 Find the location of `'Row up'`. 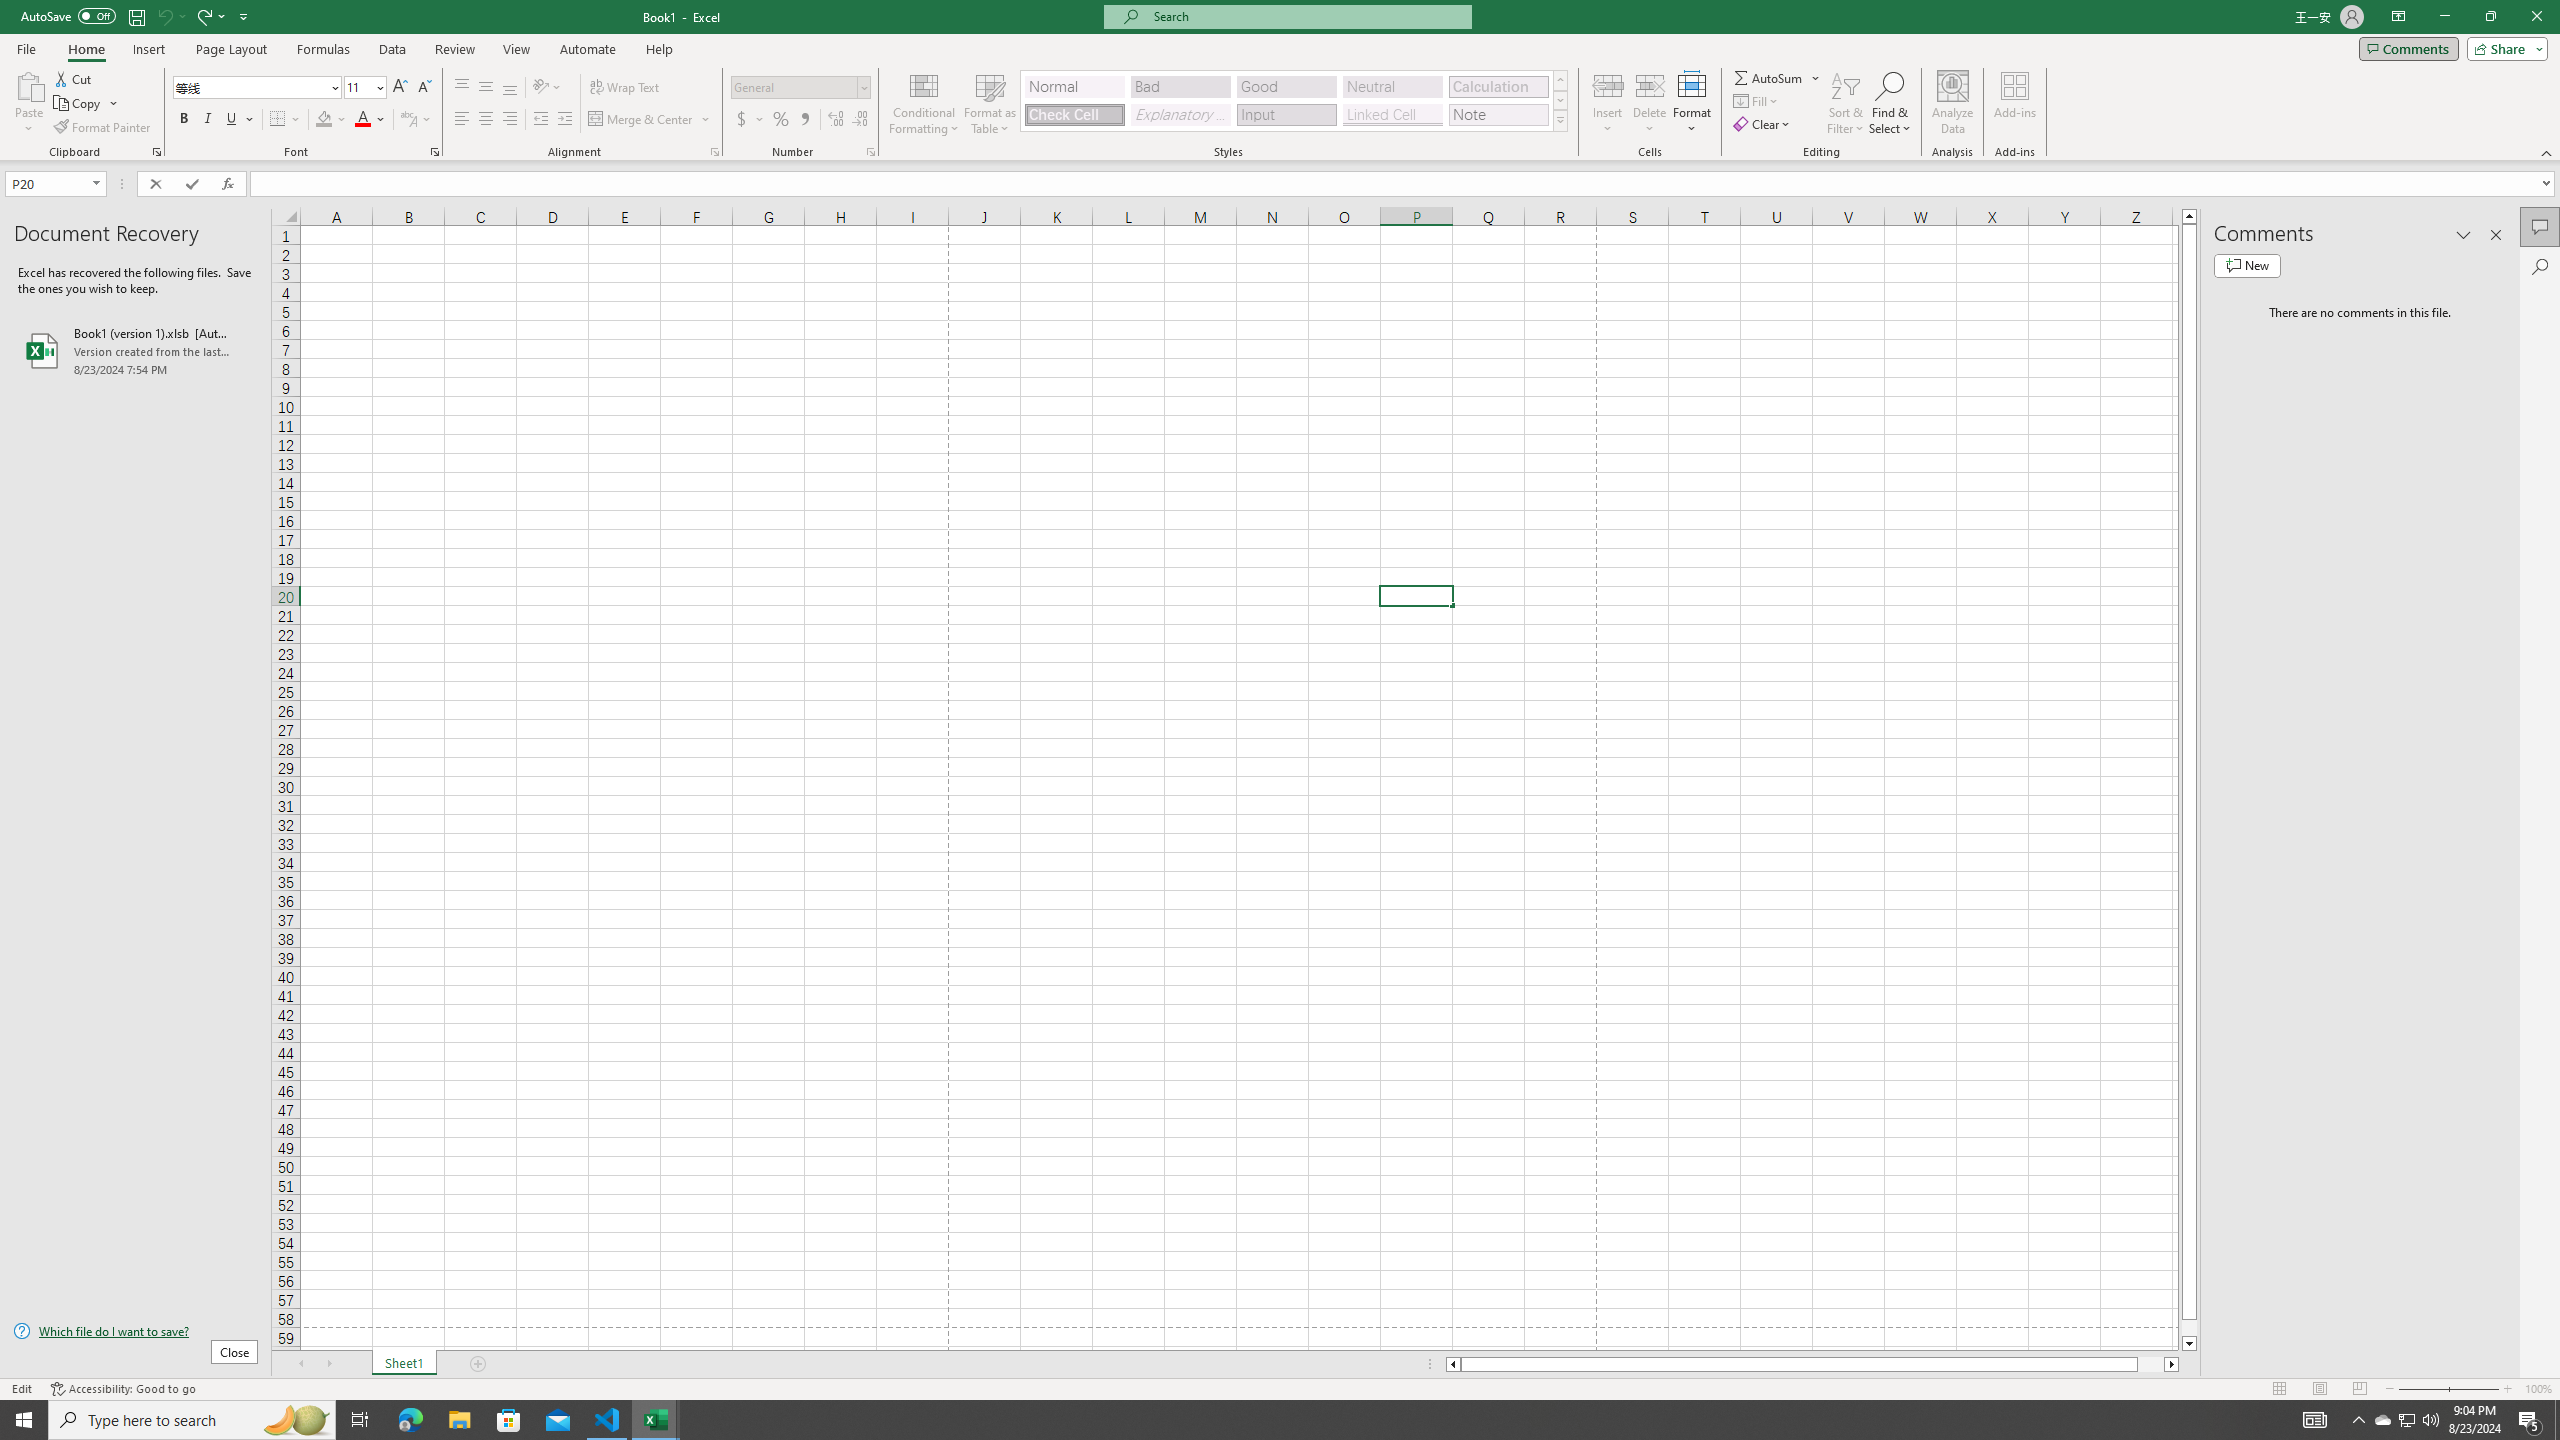

'Row up' is located at coordinates (1560, 80).